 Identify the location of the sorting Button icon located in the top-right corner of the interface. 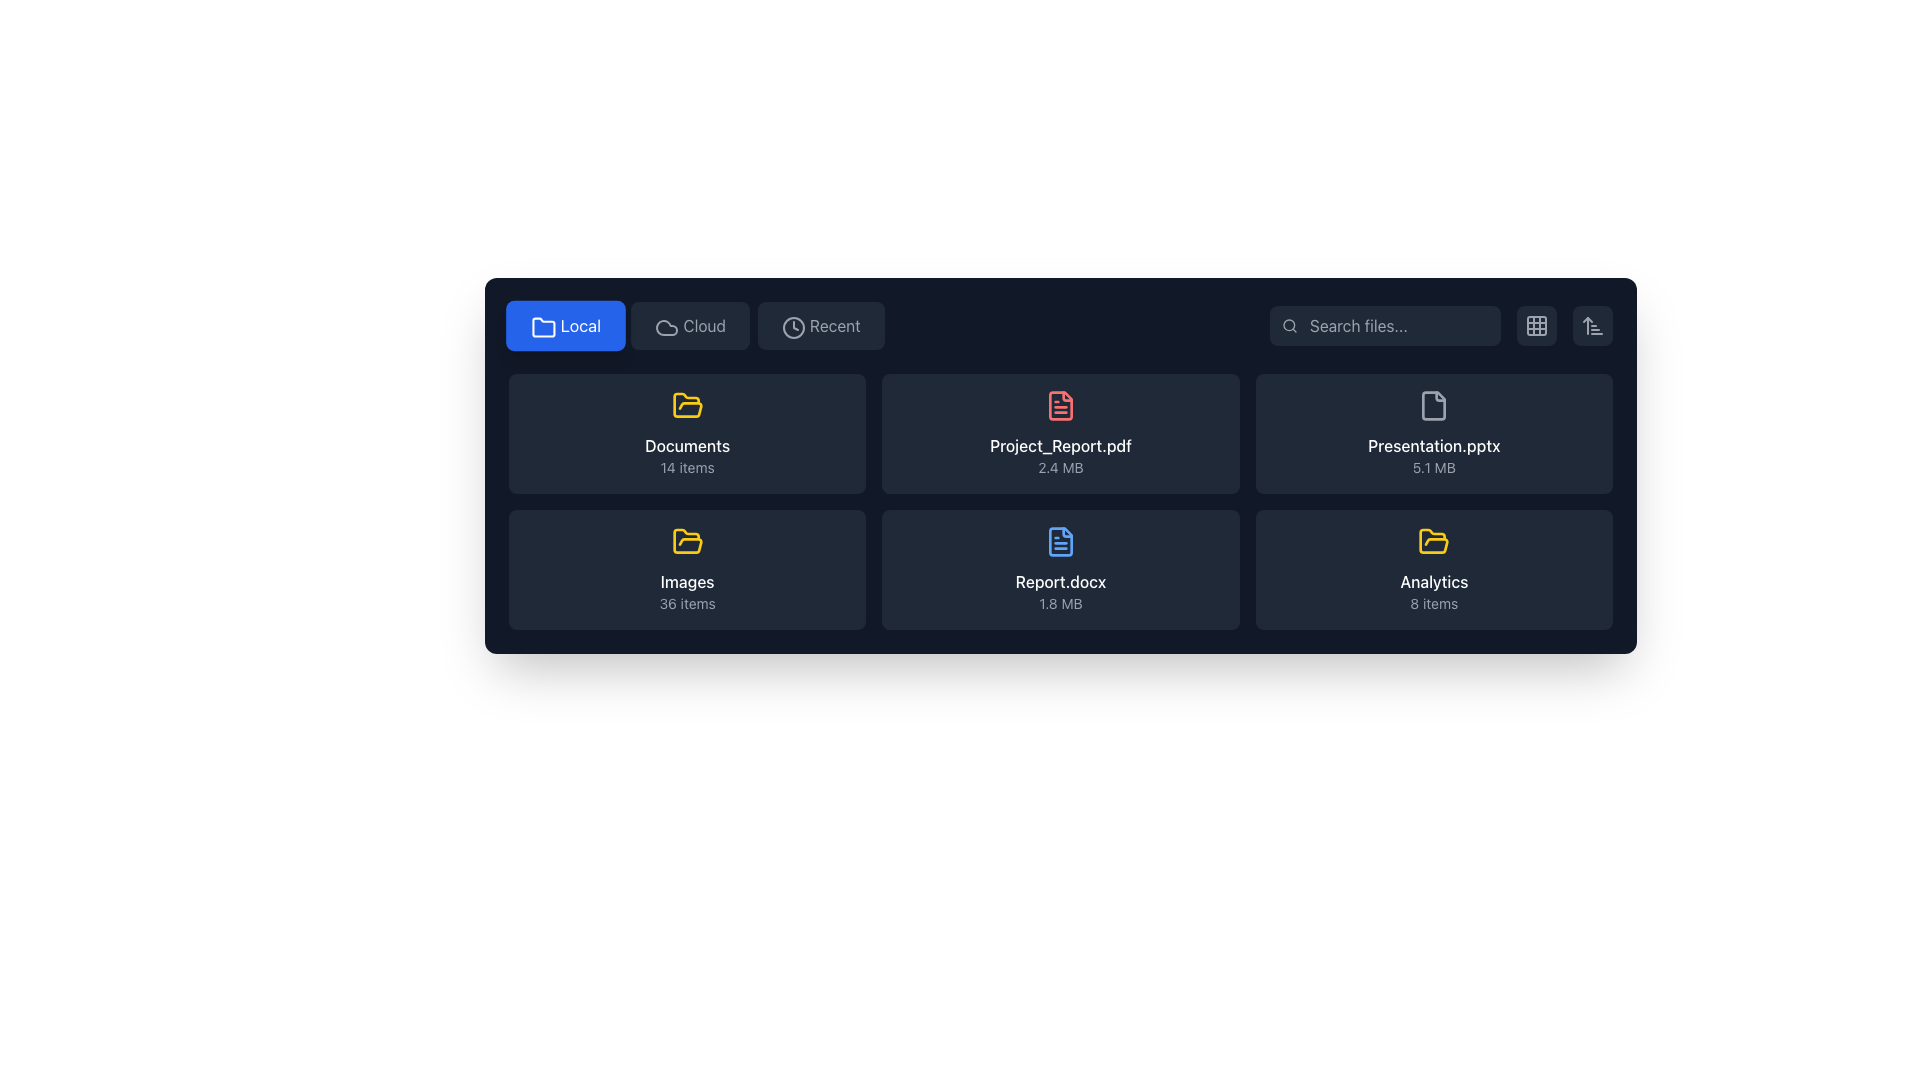
(1592, 325).